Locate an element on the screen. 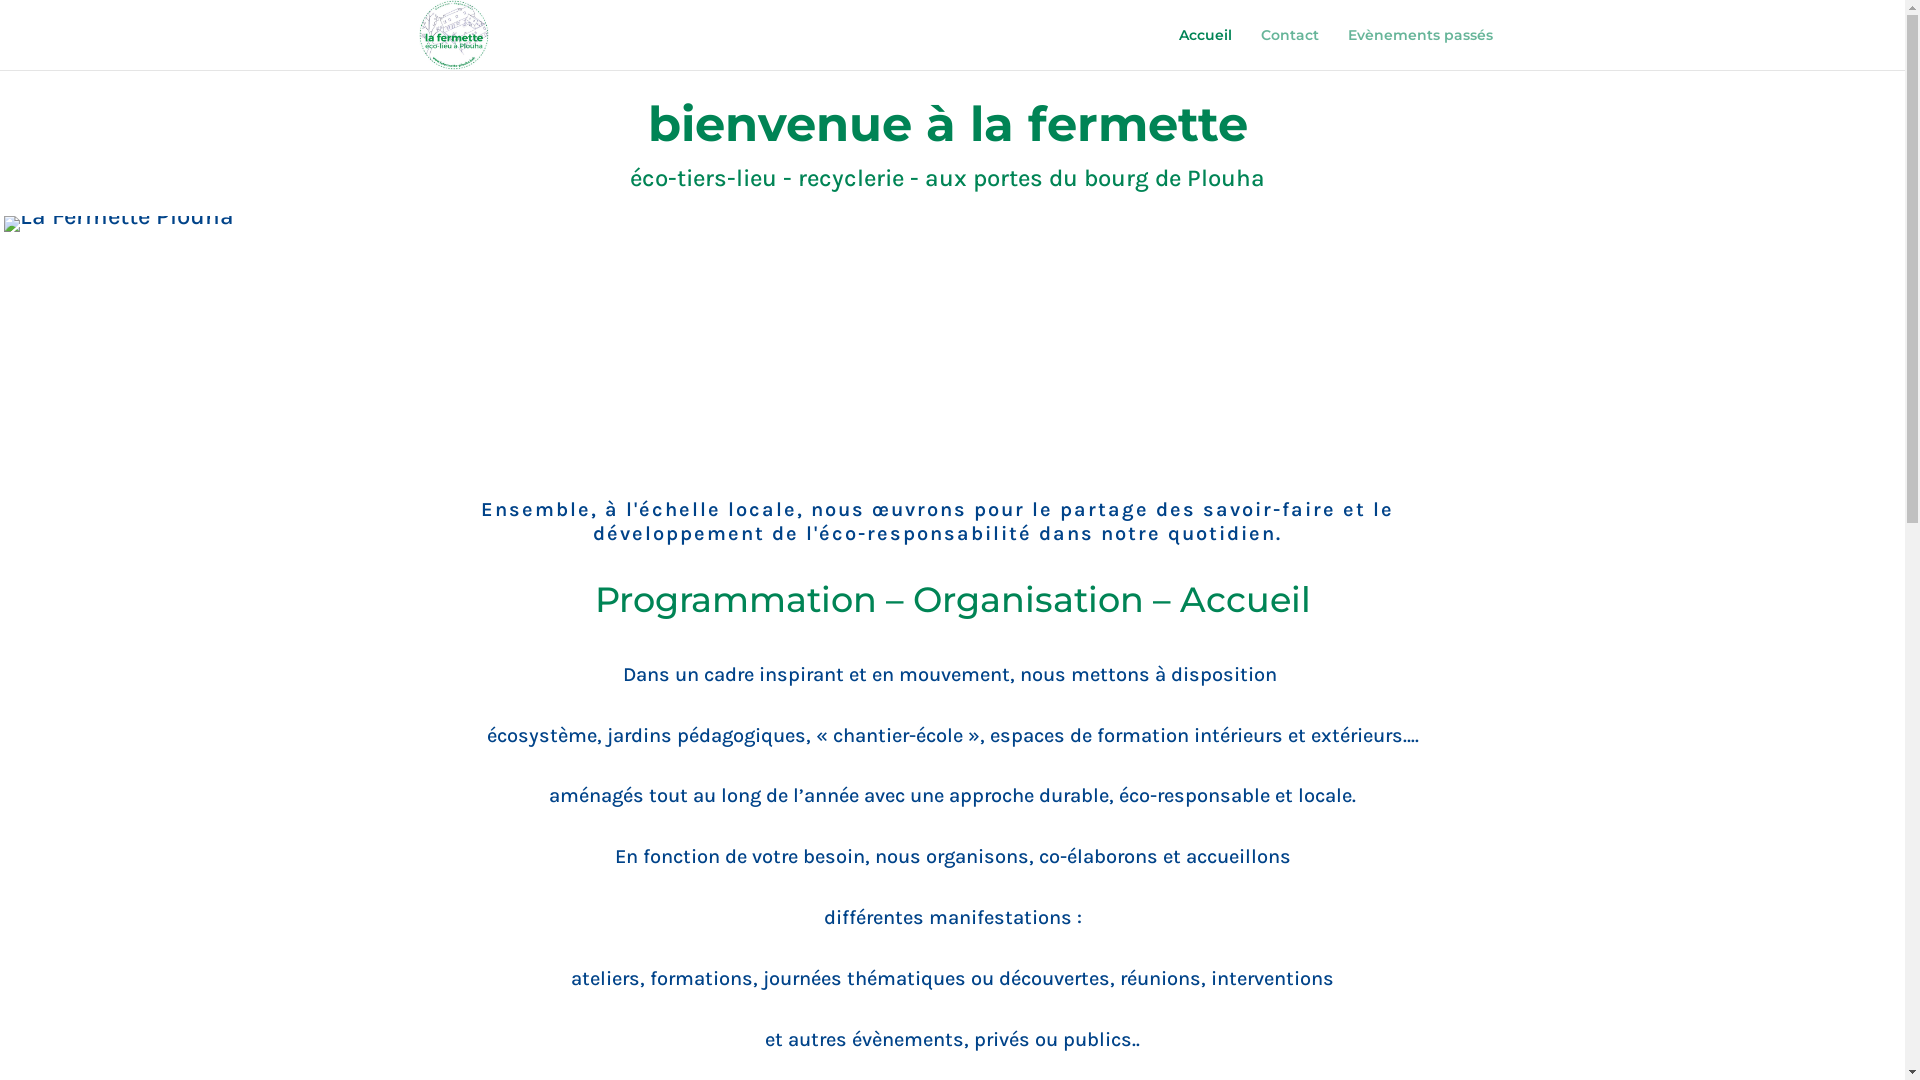 This screenshot has width=1920, height=1080. 'La Fermette Plouha' is located at coordinates (118, 223).